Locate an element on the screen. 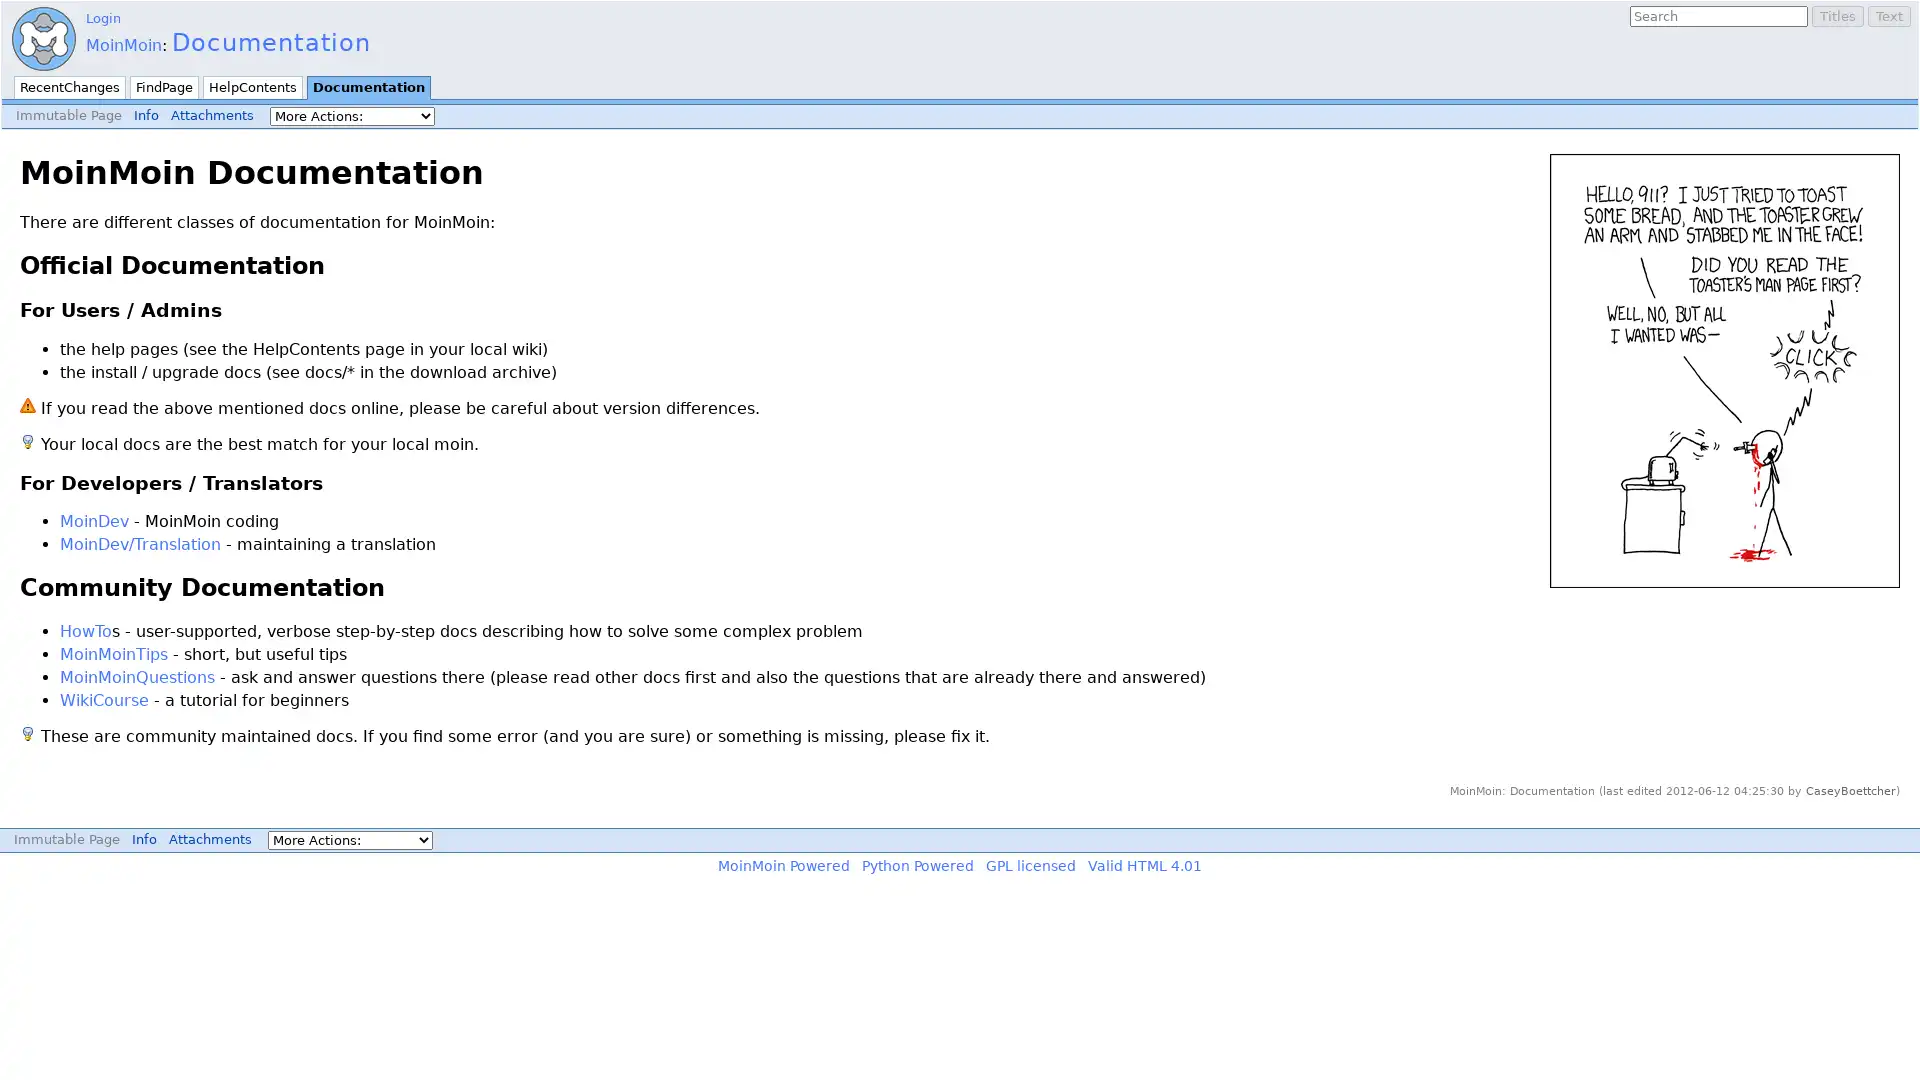 This screenshot has height=1080, width=1920. Text is located at coordinates (1888, 16).